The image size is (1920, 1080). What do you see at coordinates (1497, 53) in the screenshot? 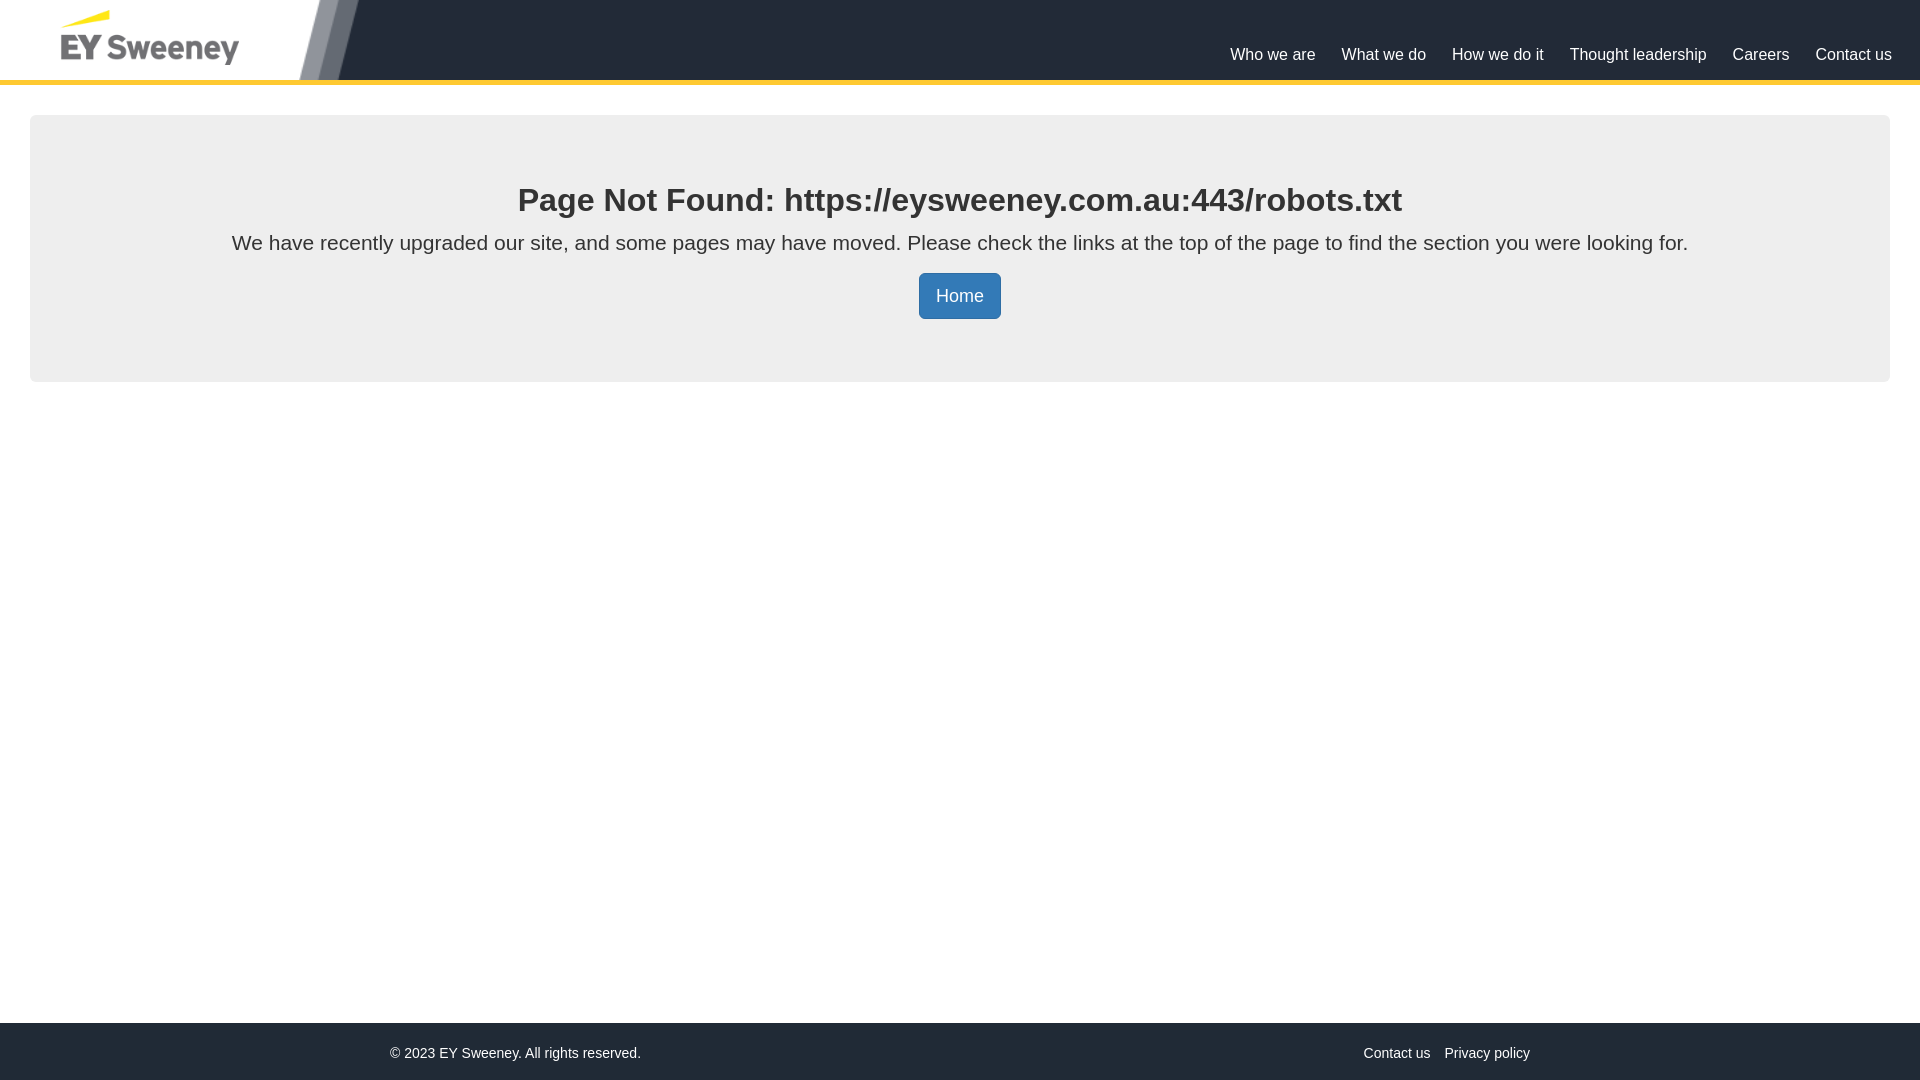
I see `'How we do it'` at bounding box center [1497, 53].